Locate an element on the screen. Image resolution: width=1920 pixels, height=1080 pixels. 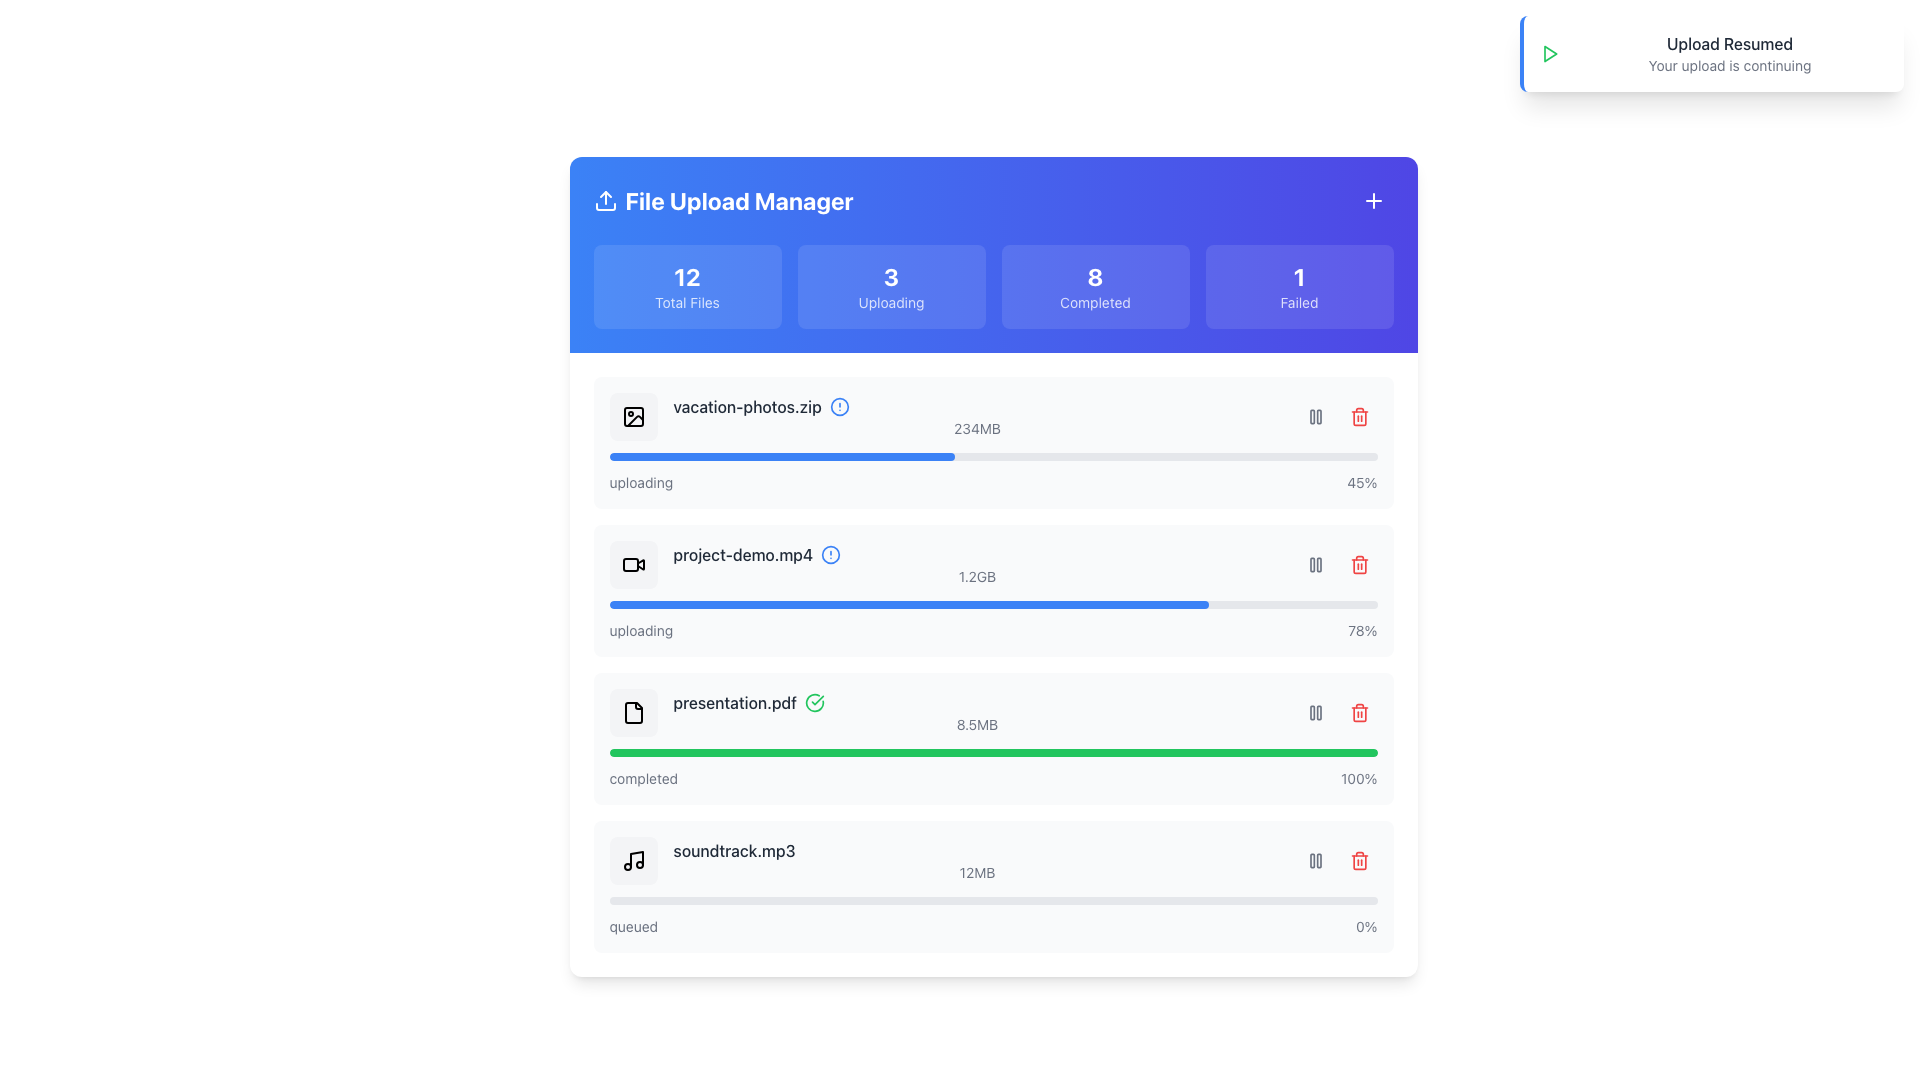
the 'Completed' text label, which is a small font size, semi-transparent grayish color, located within a card-like section displaying '8 Completed' is located at coordinates (1094, 303).